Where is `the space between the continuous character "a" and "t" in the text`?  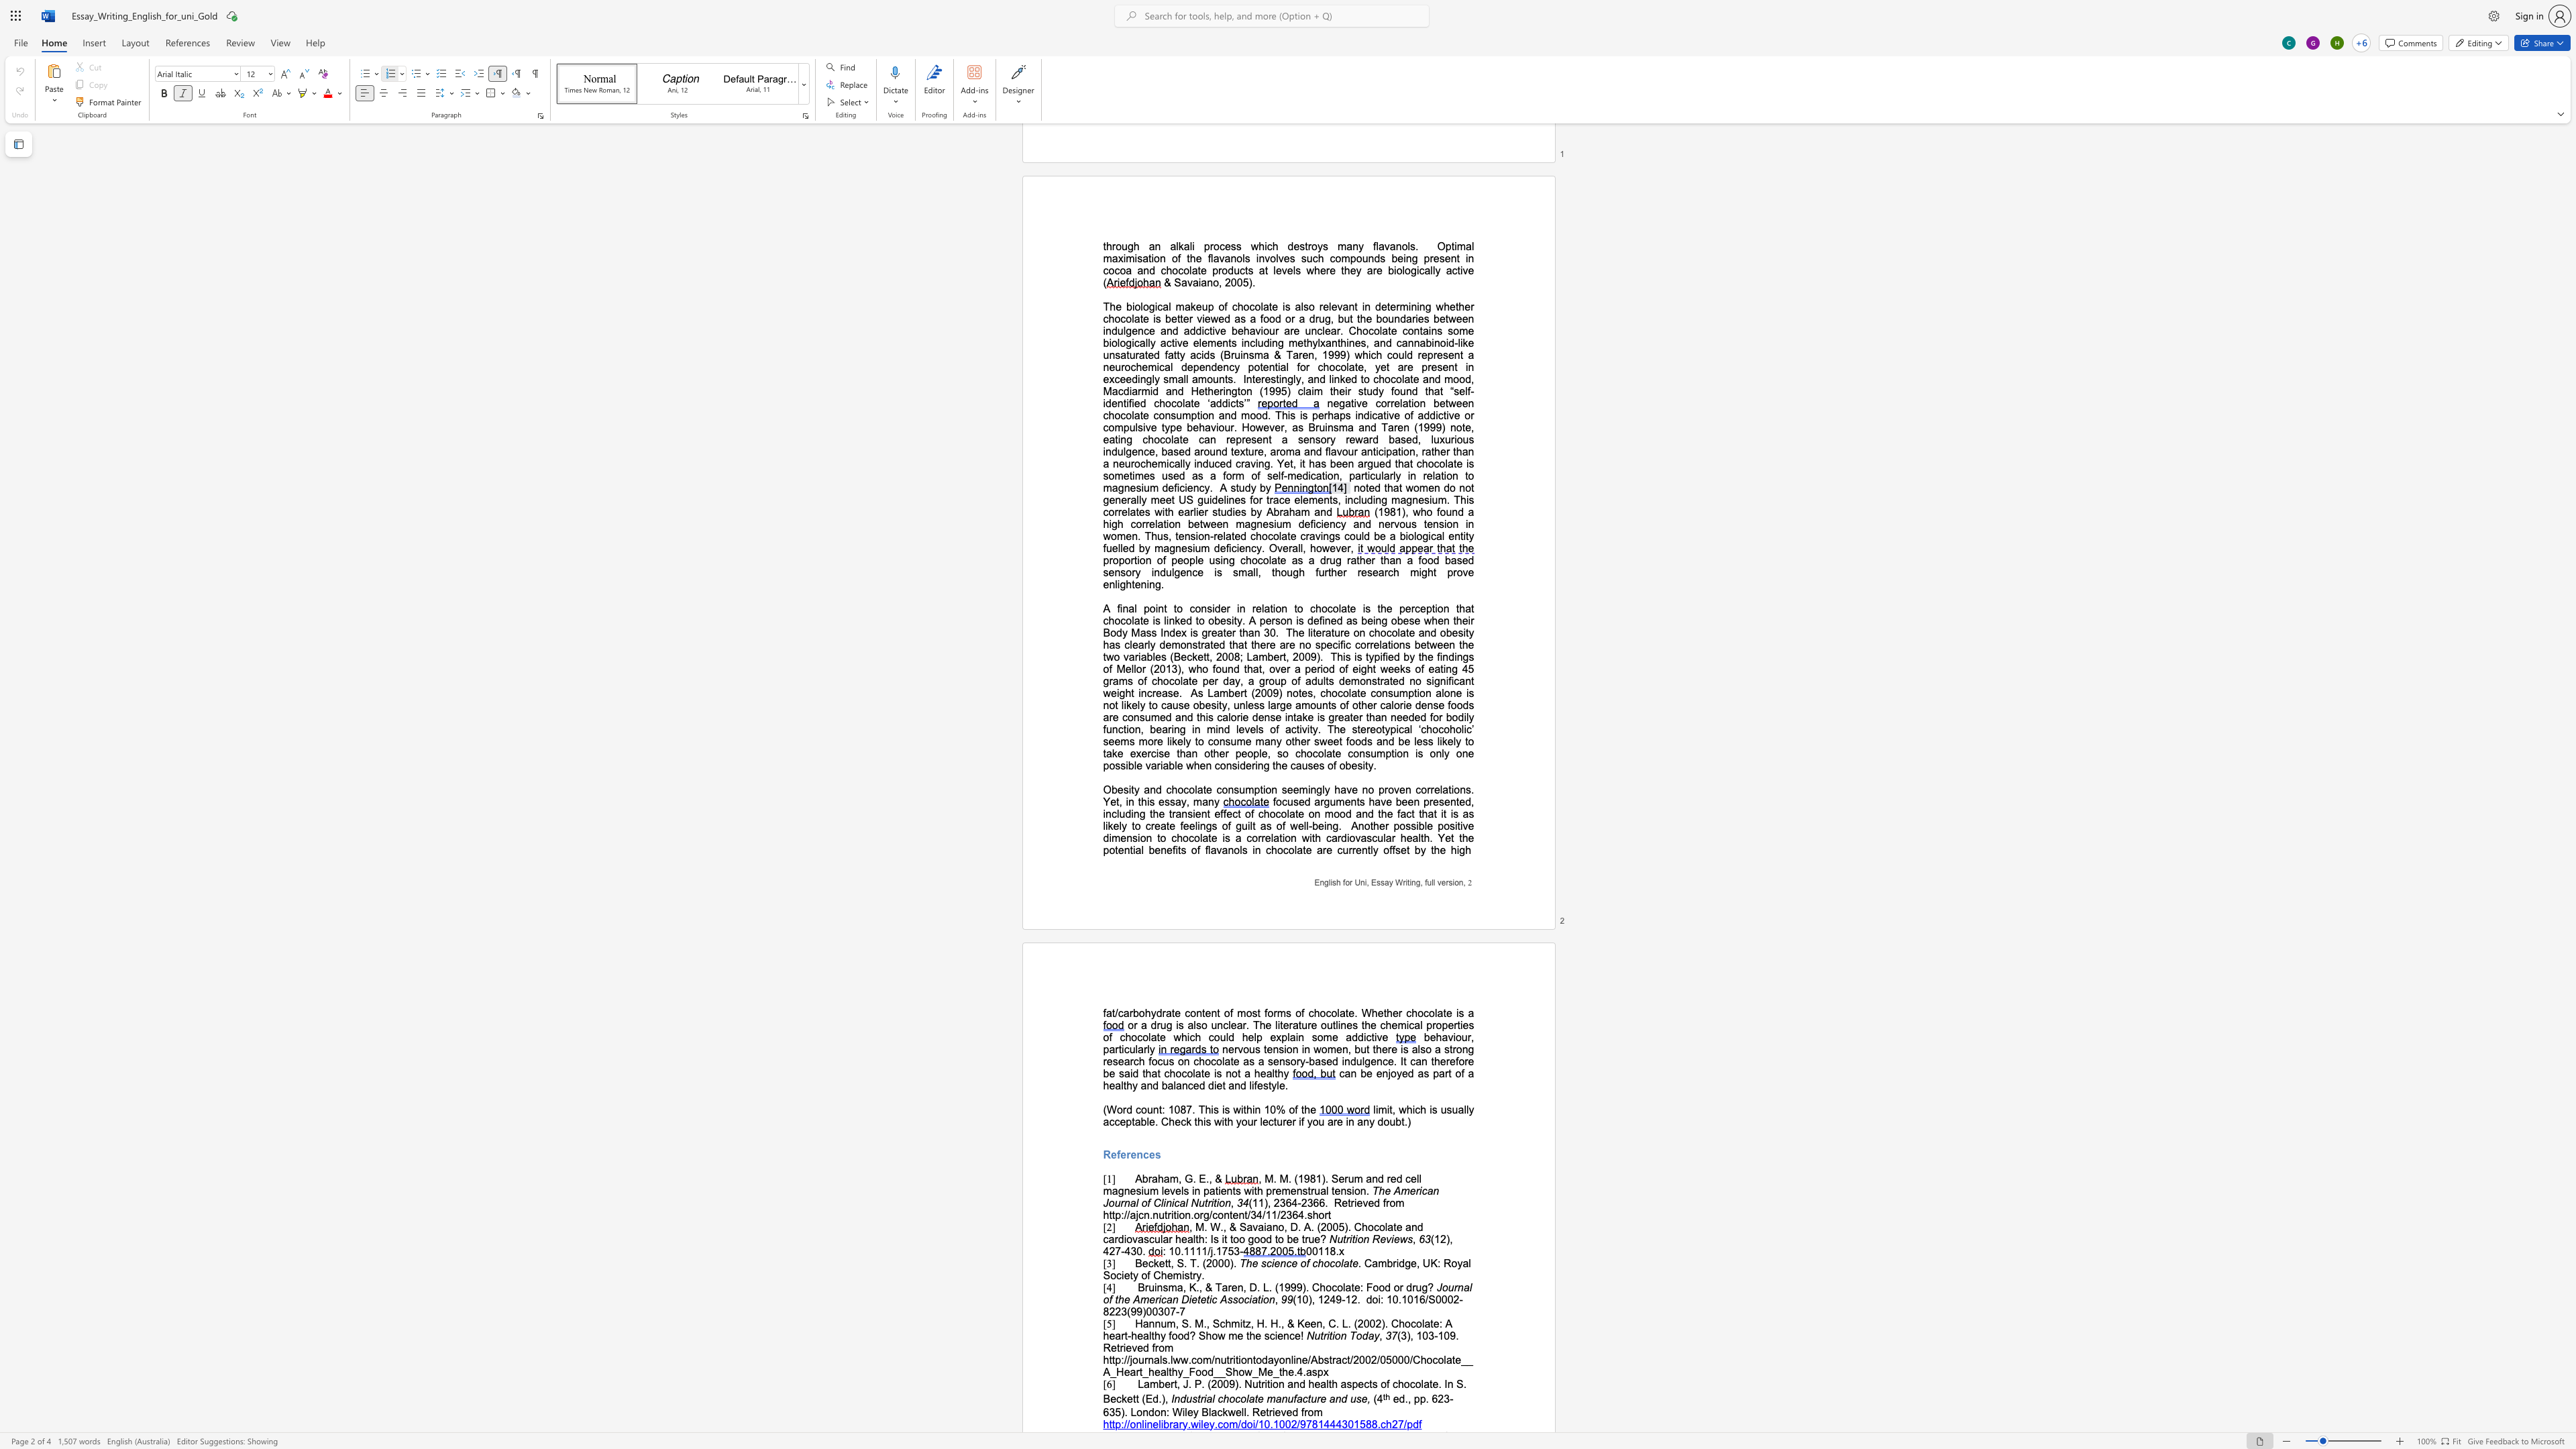
the space between the continuous character "a" and "t" in the text is located at coordinates (1253, 1399).